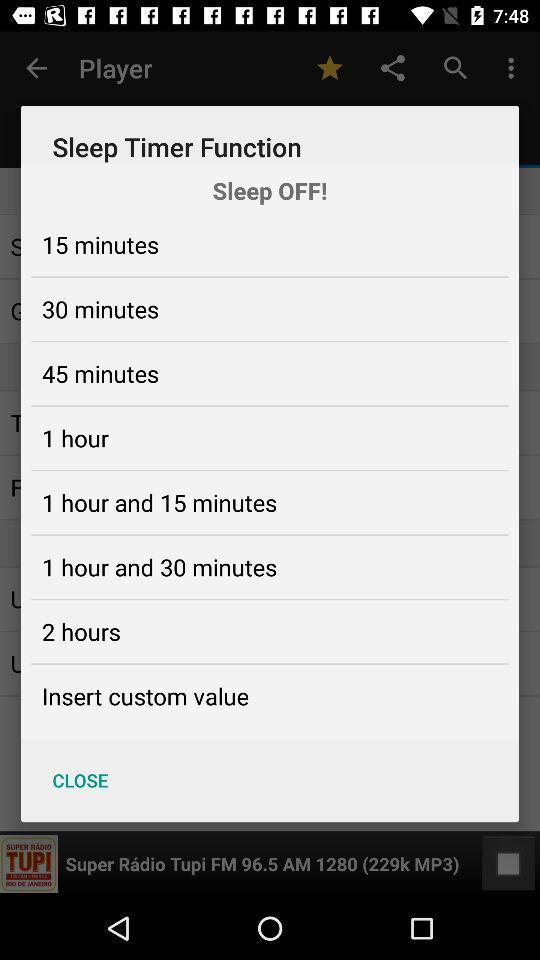  What do you see at coordinates (80, 630) in the screenshot?
I see `the 2 hours icon` at bounding box center [80, 630].